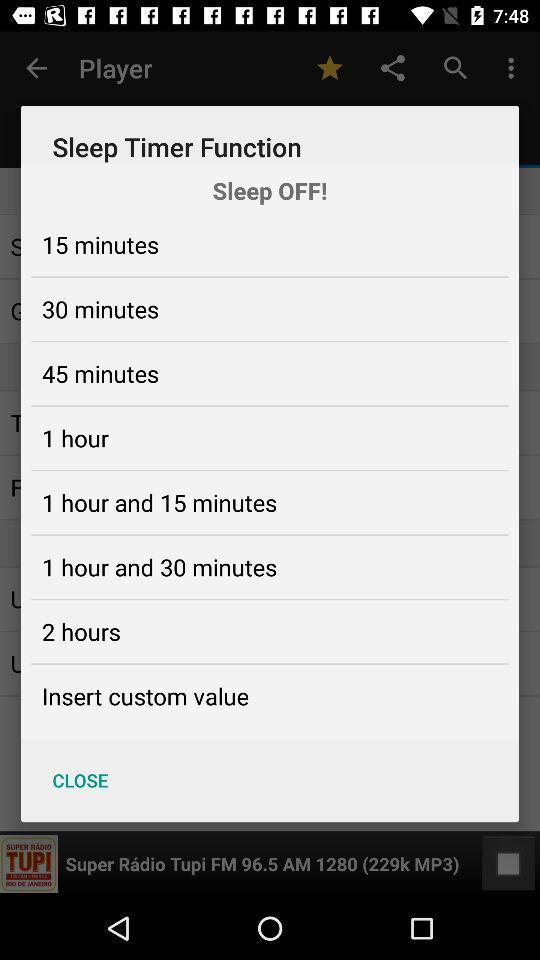  What do you see at coordinates (80, 630) in the screenshot?
I see `the 2 hours icon` at bounding box center [80, 630].